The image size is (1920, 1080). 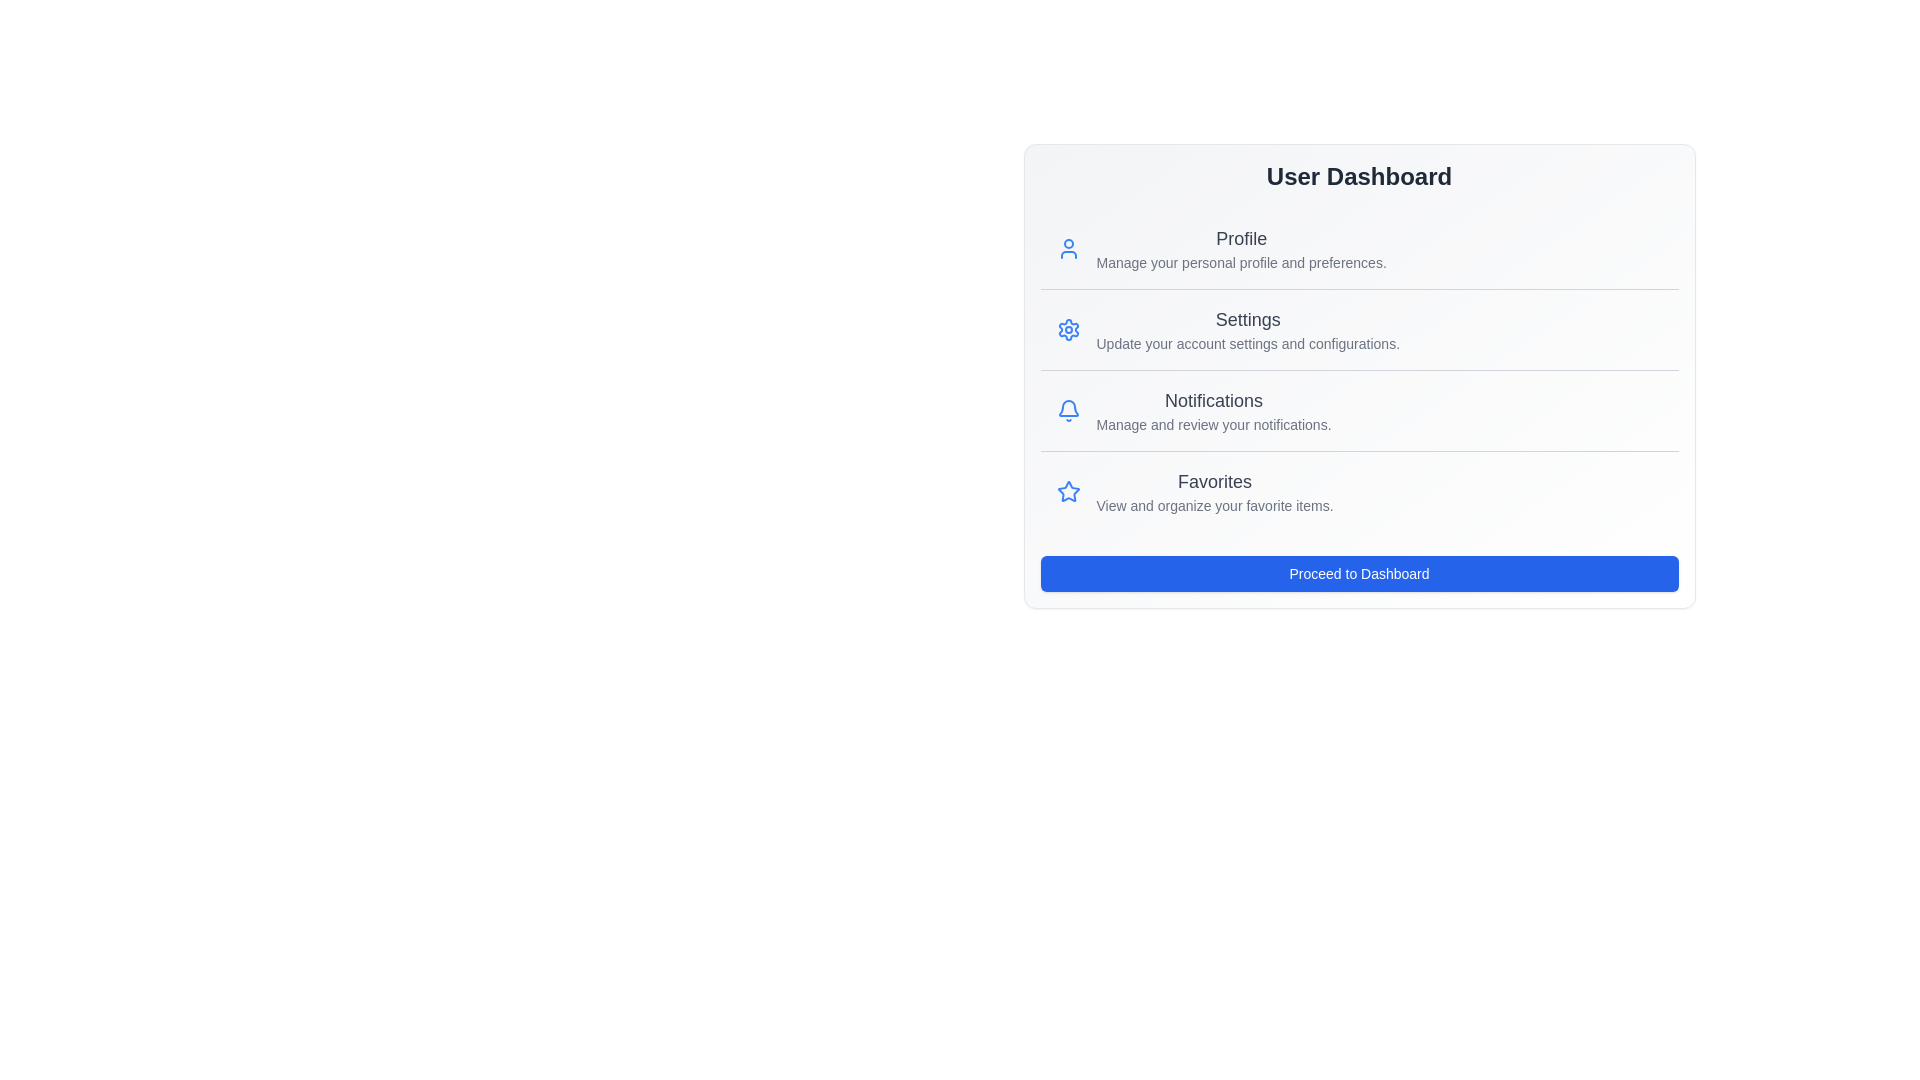 I want to click on the vertical navigation menu located in the User Dashboard, positioned centrally below the title and above the Proceed to Dashboard button, so click(x=1359, y=370).